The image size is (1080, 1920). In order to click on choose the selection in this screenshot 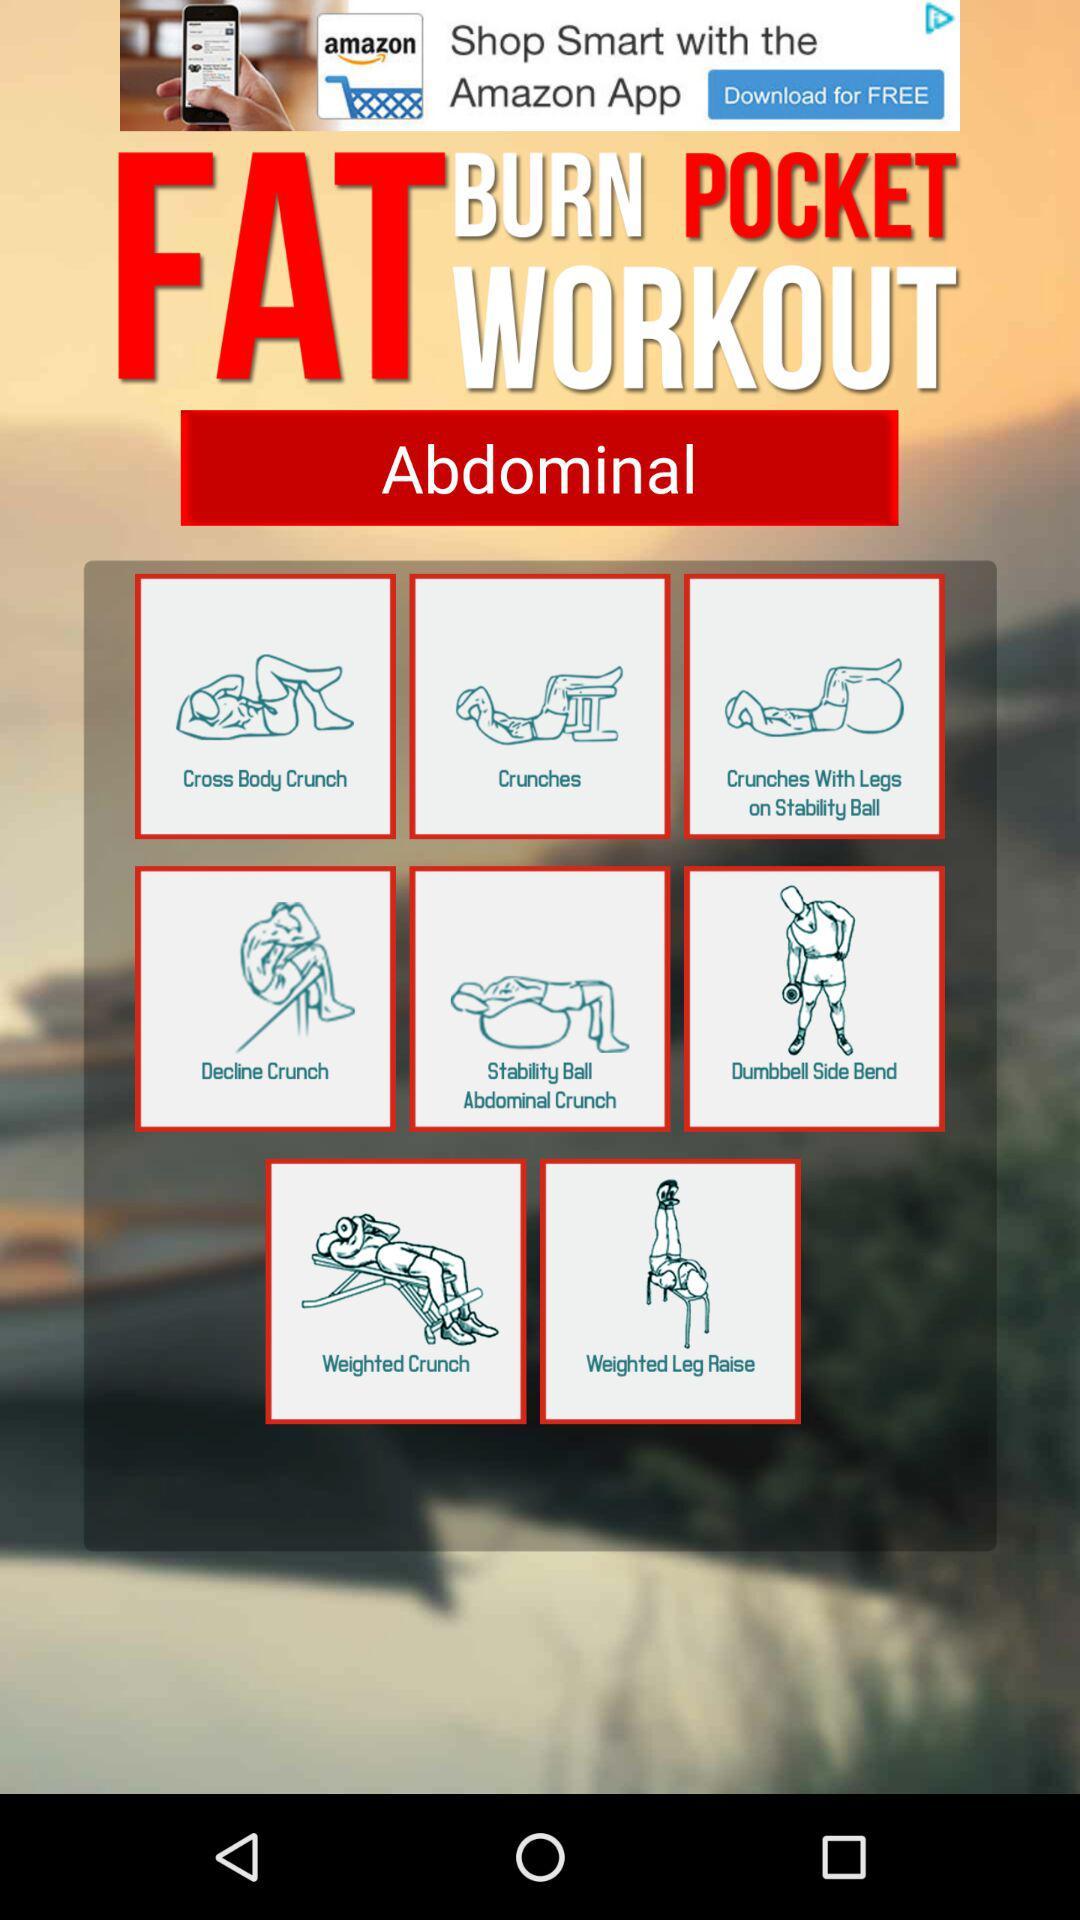, I will do `click(538, 466)`.